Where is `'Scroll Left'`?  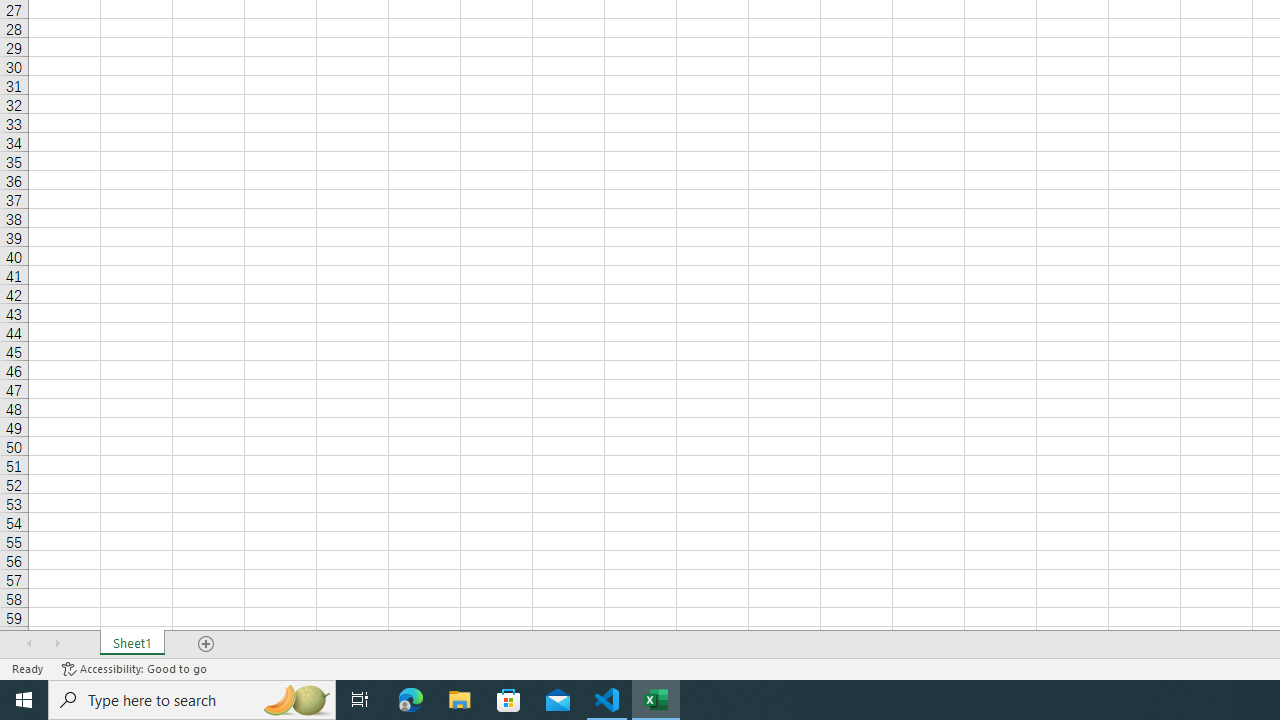 'Scroll Left' is located at coordinates (29, 644).